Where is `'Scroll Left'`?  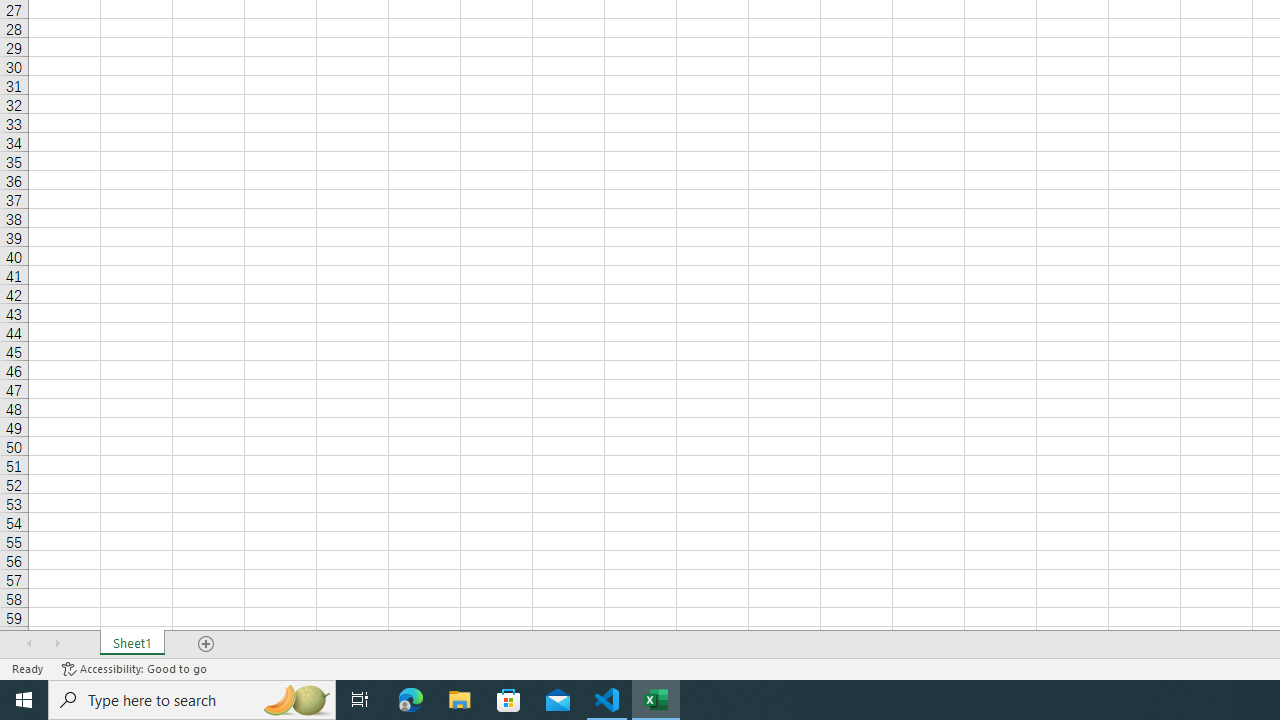 'Scroll Left' is located at coordinates (29, 644).